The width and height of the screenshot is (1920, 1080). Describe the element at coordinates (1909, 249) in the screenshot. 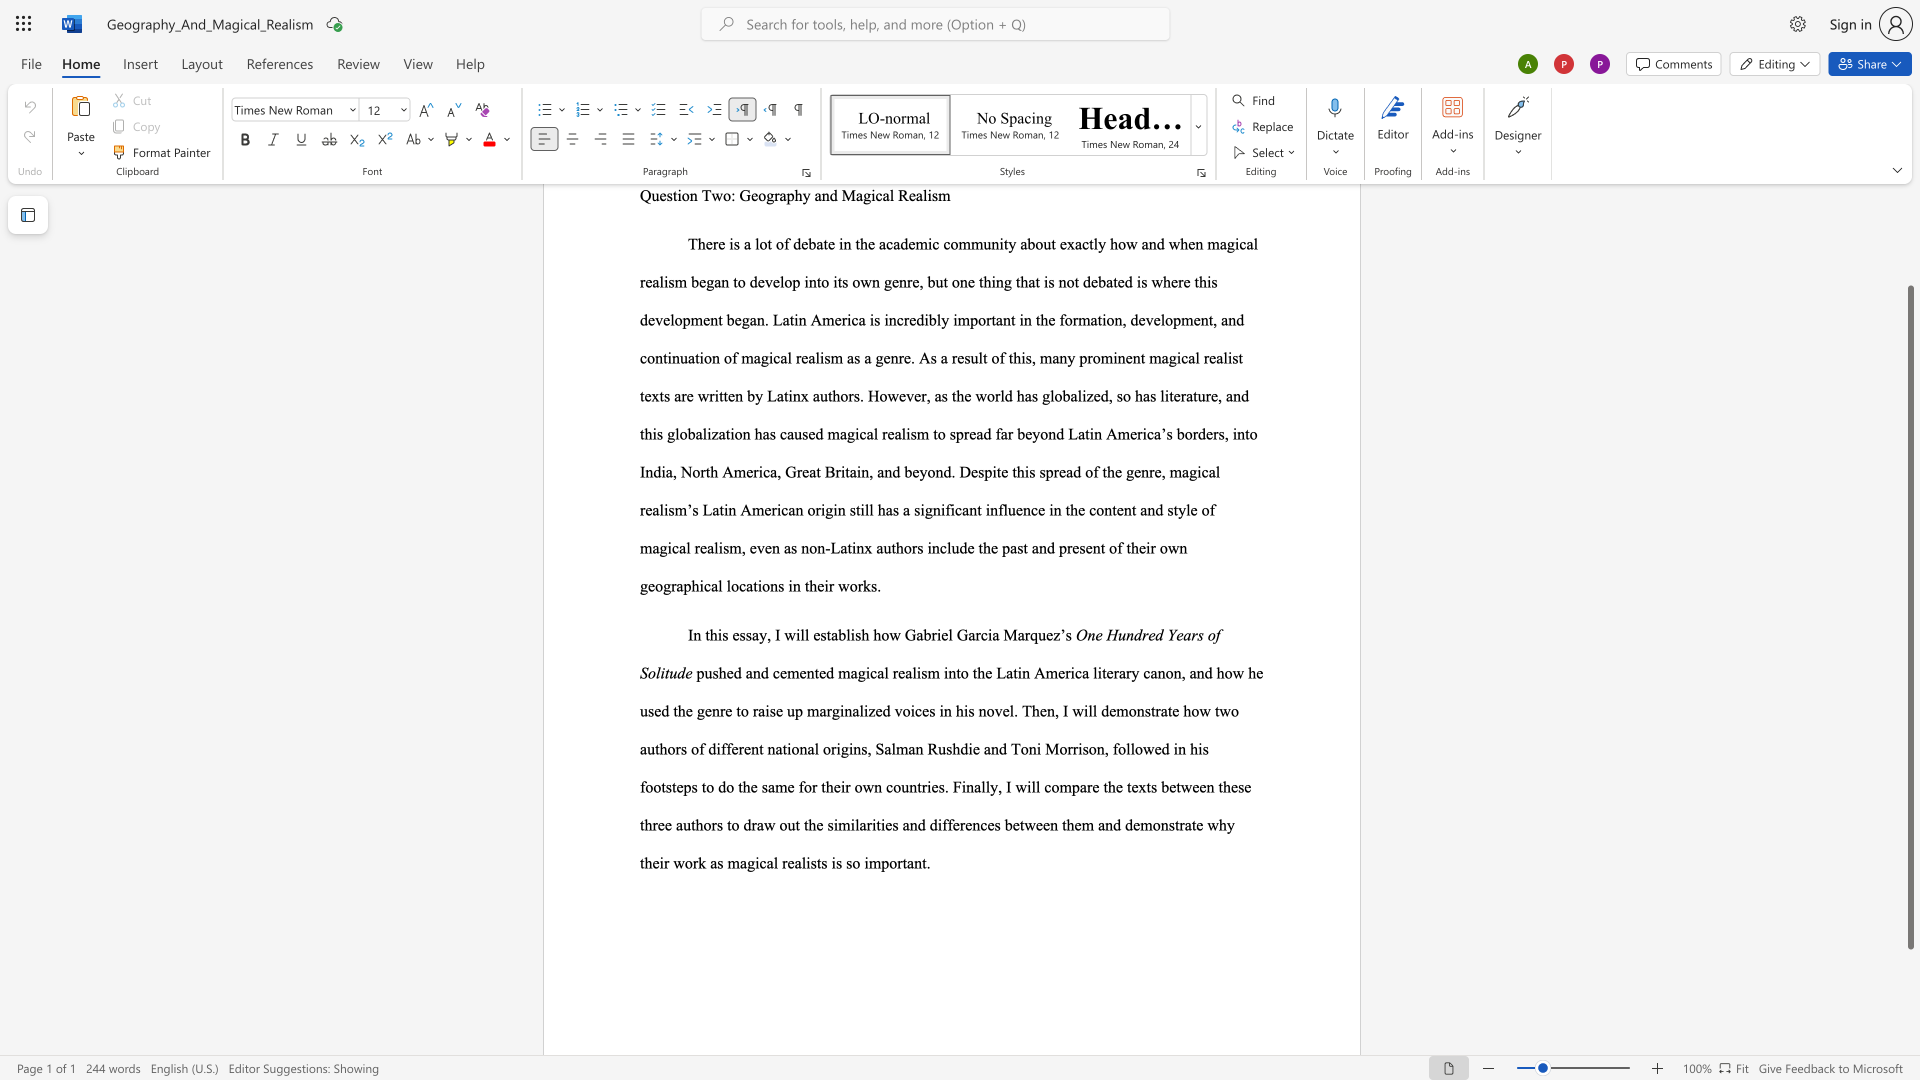

I see `the scrollbar on the side` at that location.